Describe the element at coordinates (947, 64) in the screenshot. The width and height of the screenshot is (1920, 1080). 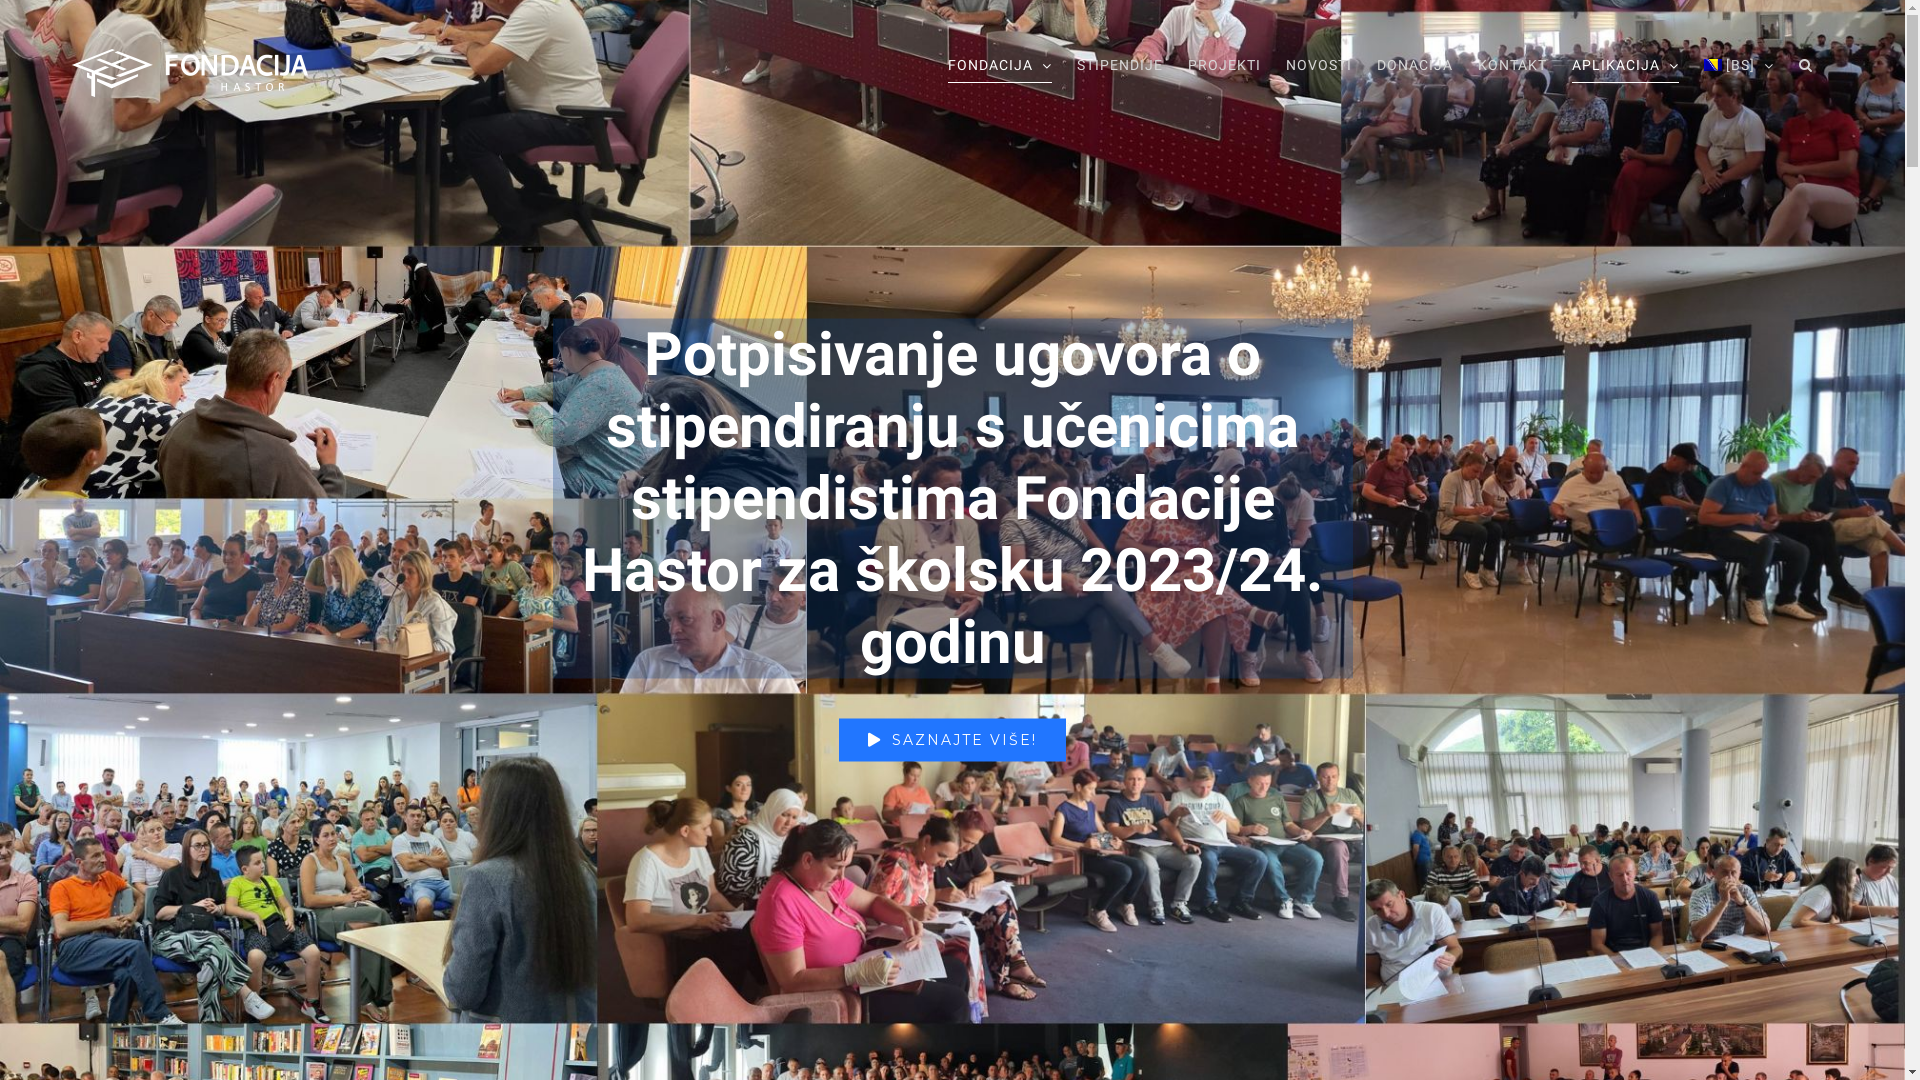
I see `'FONDACIJA'` at that location.